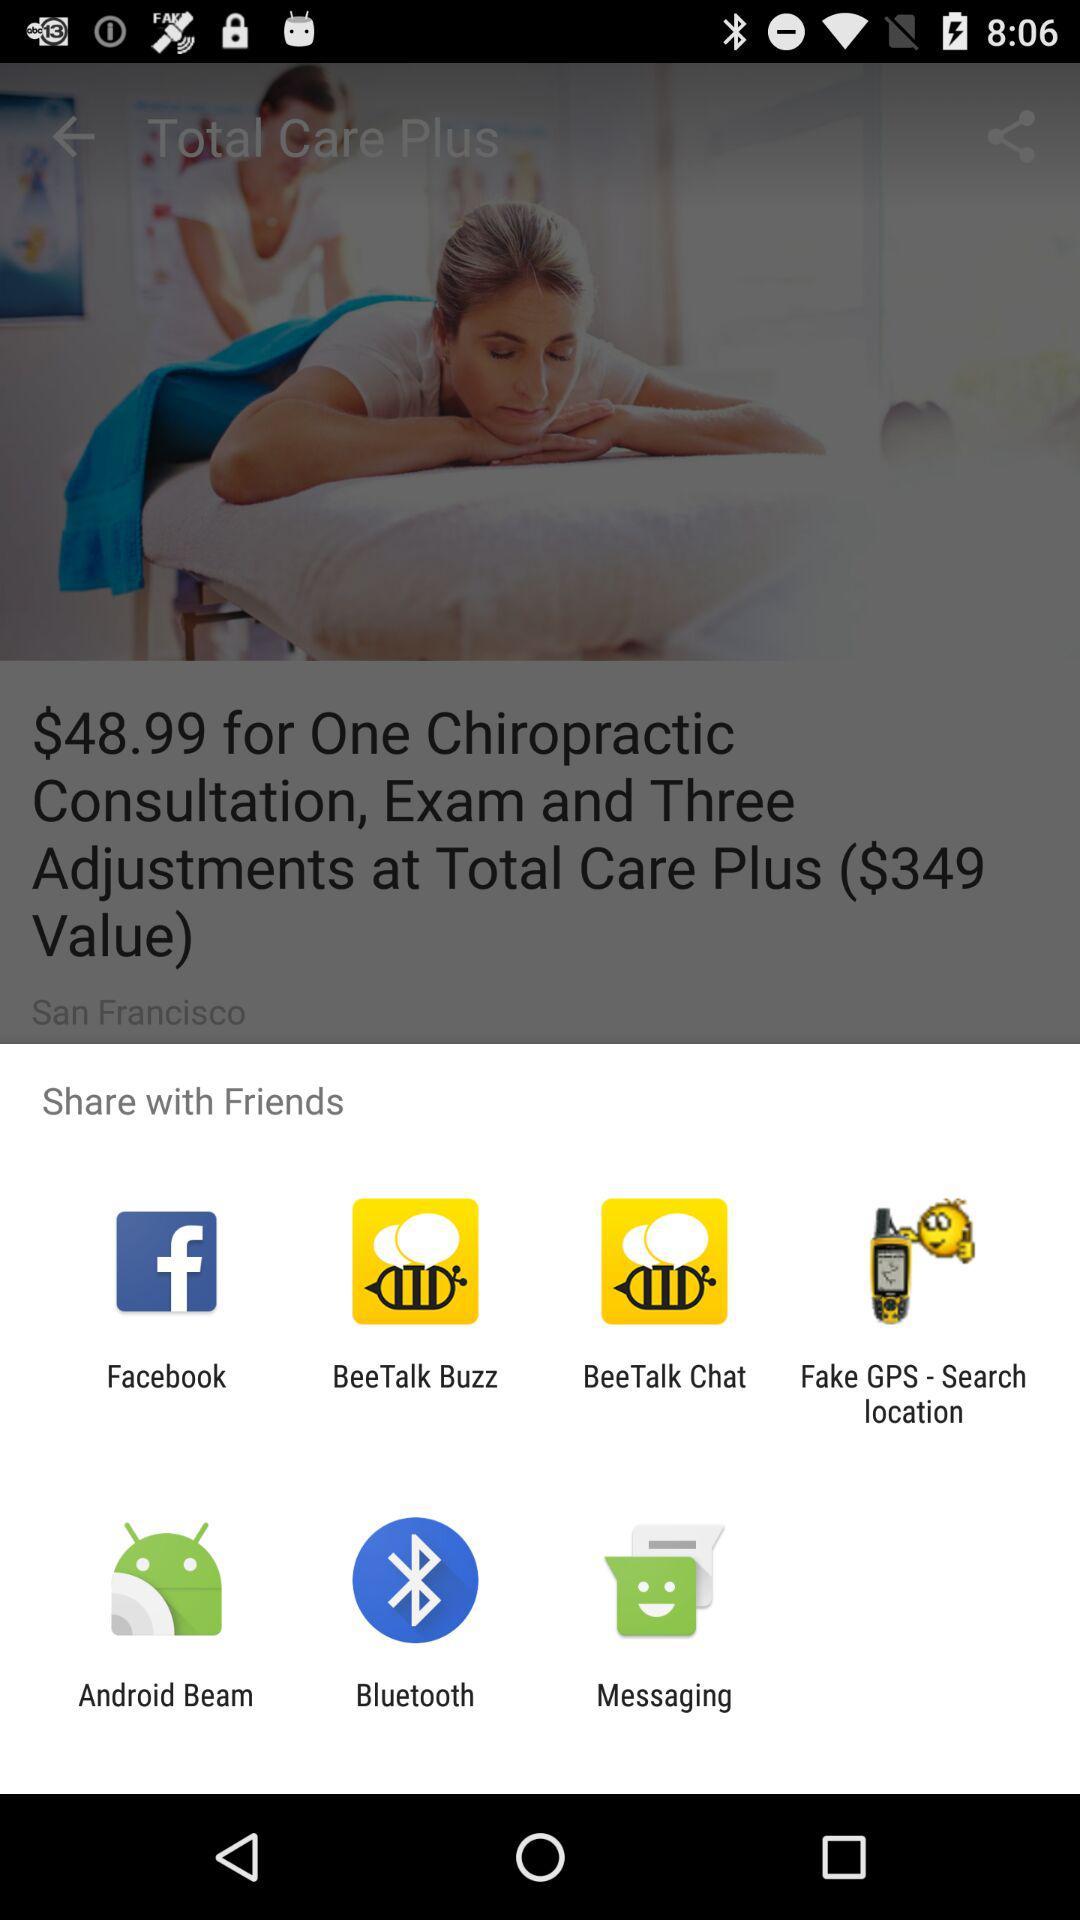 The image size is (1080, 1920). What do you see at coordinates (664, 1392) in the screenshot?
I see `the app to the left of the fake gps search item` at bounding box center [664, 1392].